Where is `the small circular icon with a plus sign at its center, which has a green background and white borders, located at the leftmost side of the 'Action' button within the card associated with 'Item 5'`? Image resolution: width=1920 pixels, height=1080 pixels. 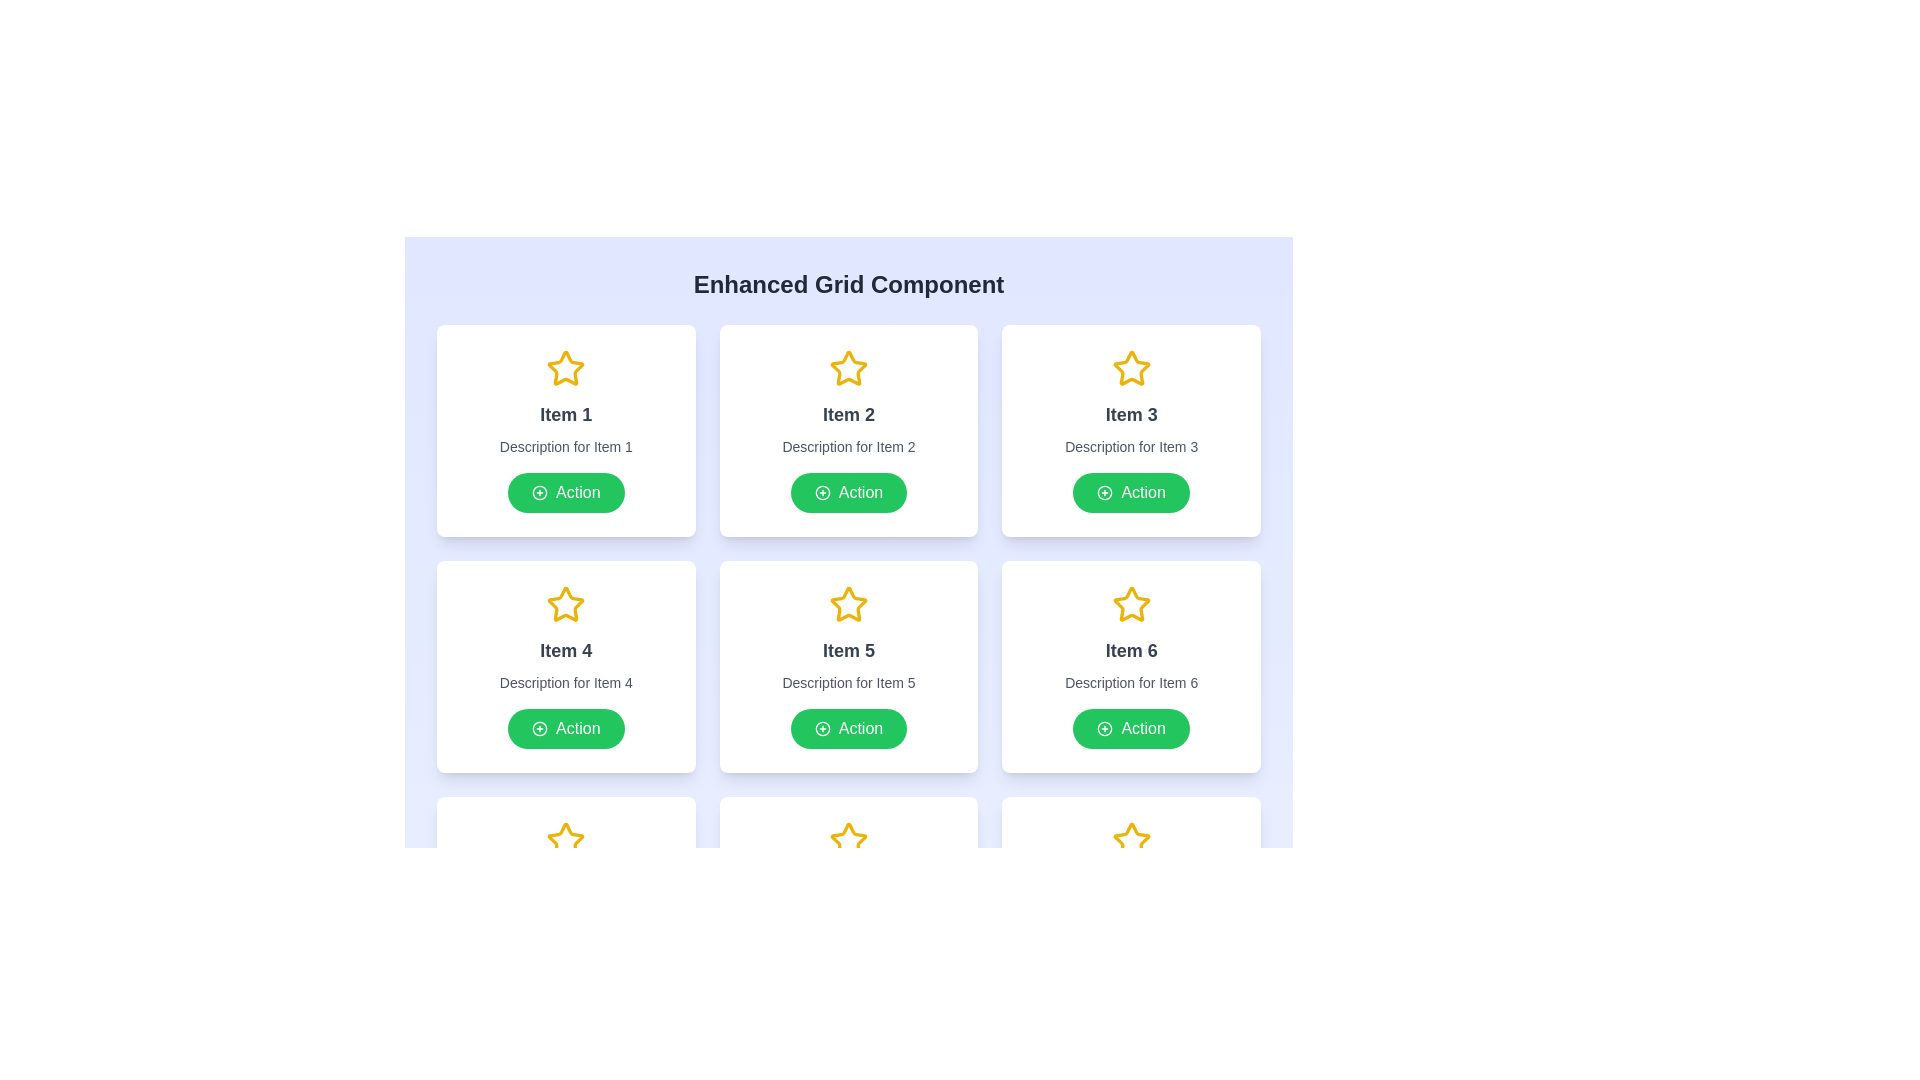
the small circular icon with a plus sign at its center, which has a green background and white borders, located at the leftmost side of the 'Action' button within the card associated with 'Item 5' is located at coordinates (822, 729).